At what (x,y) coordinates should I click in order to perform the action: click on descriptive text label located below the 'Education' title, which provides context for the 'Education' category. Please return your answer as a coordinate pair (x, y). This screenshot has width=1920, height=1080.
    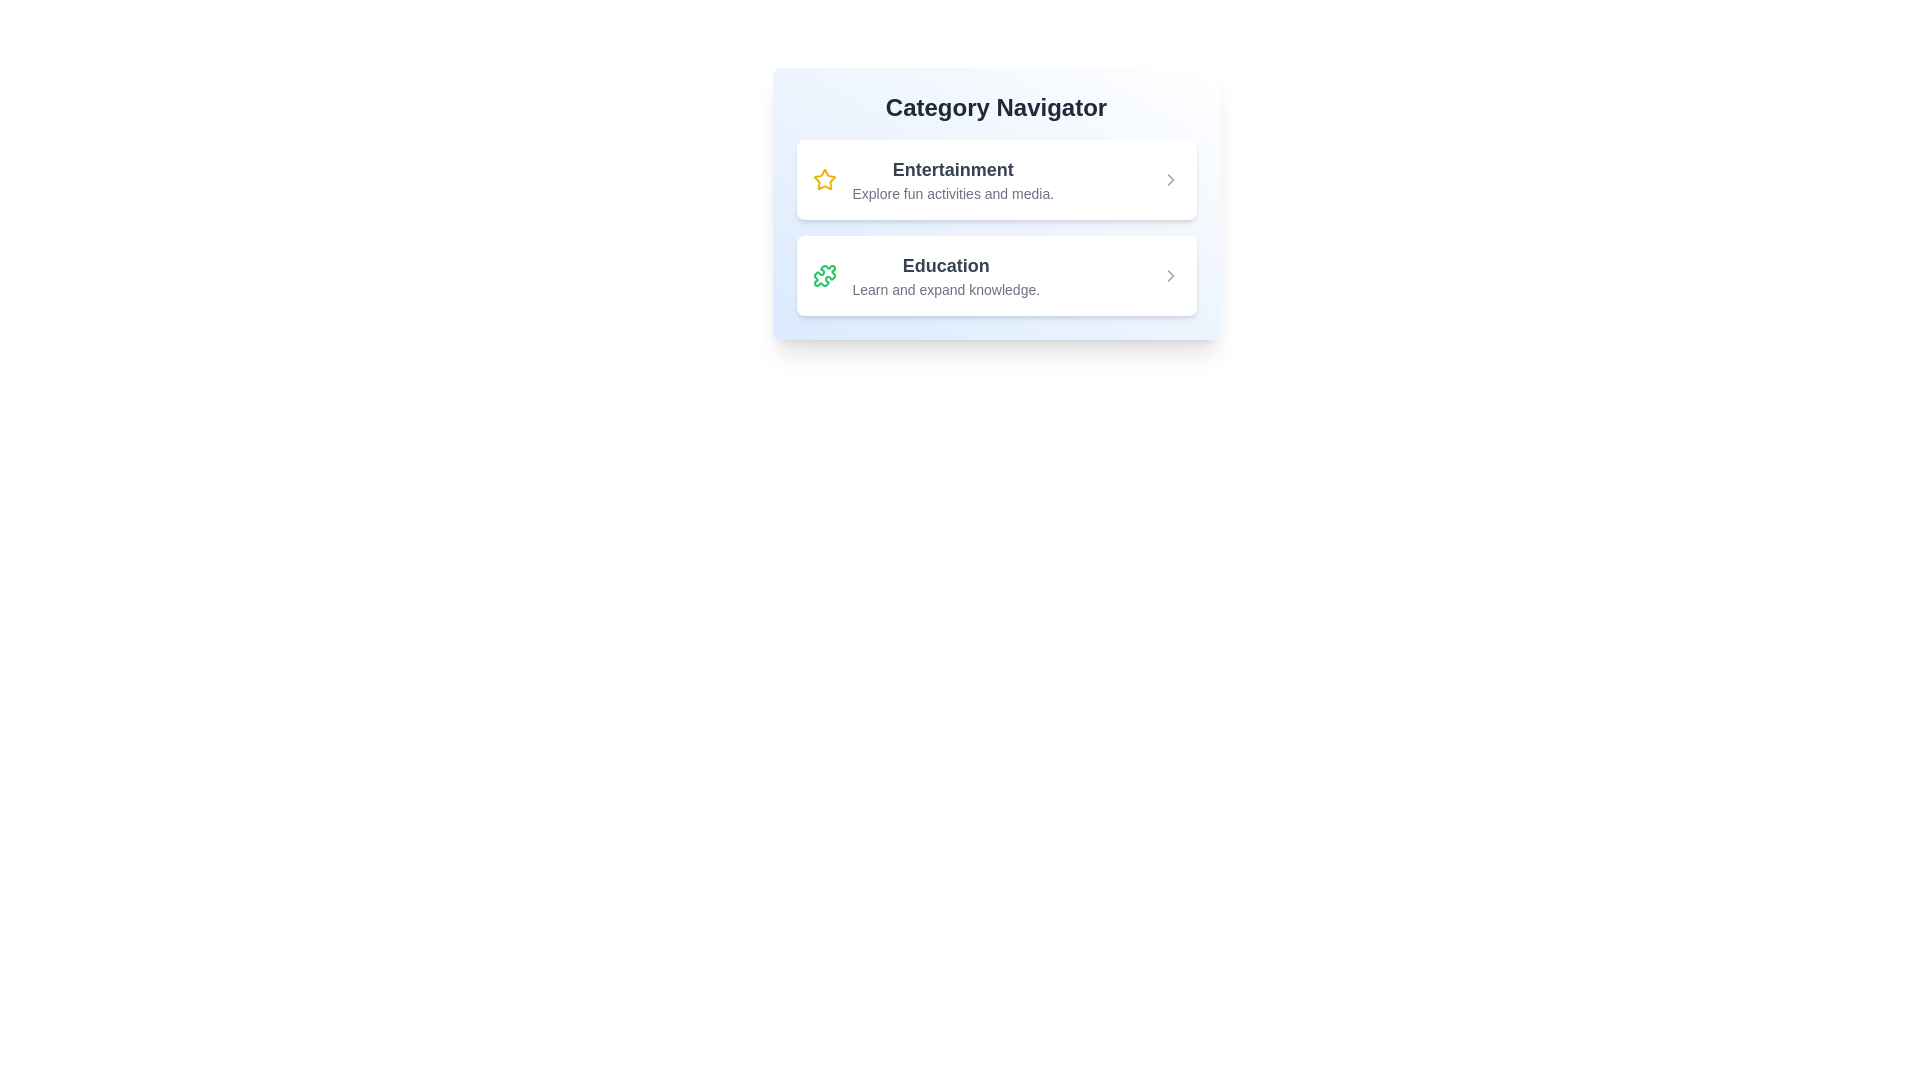
    Looking at the image, I should click on (945, 289).